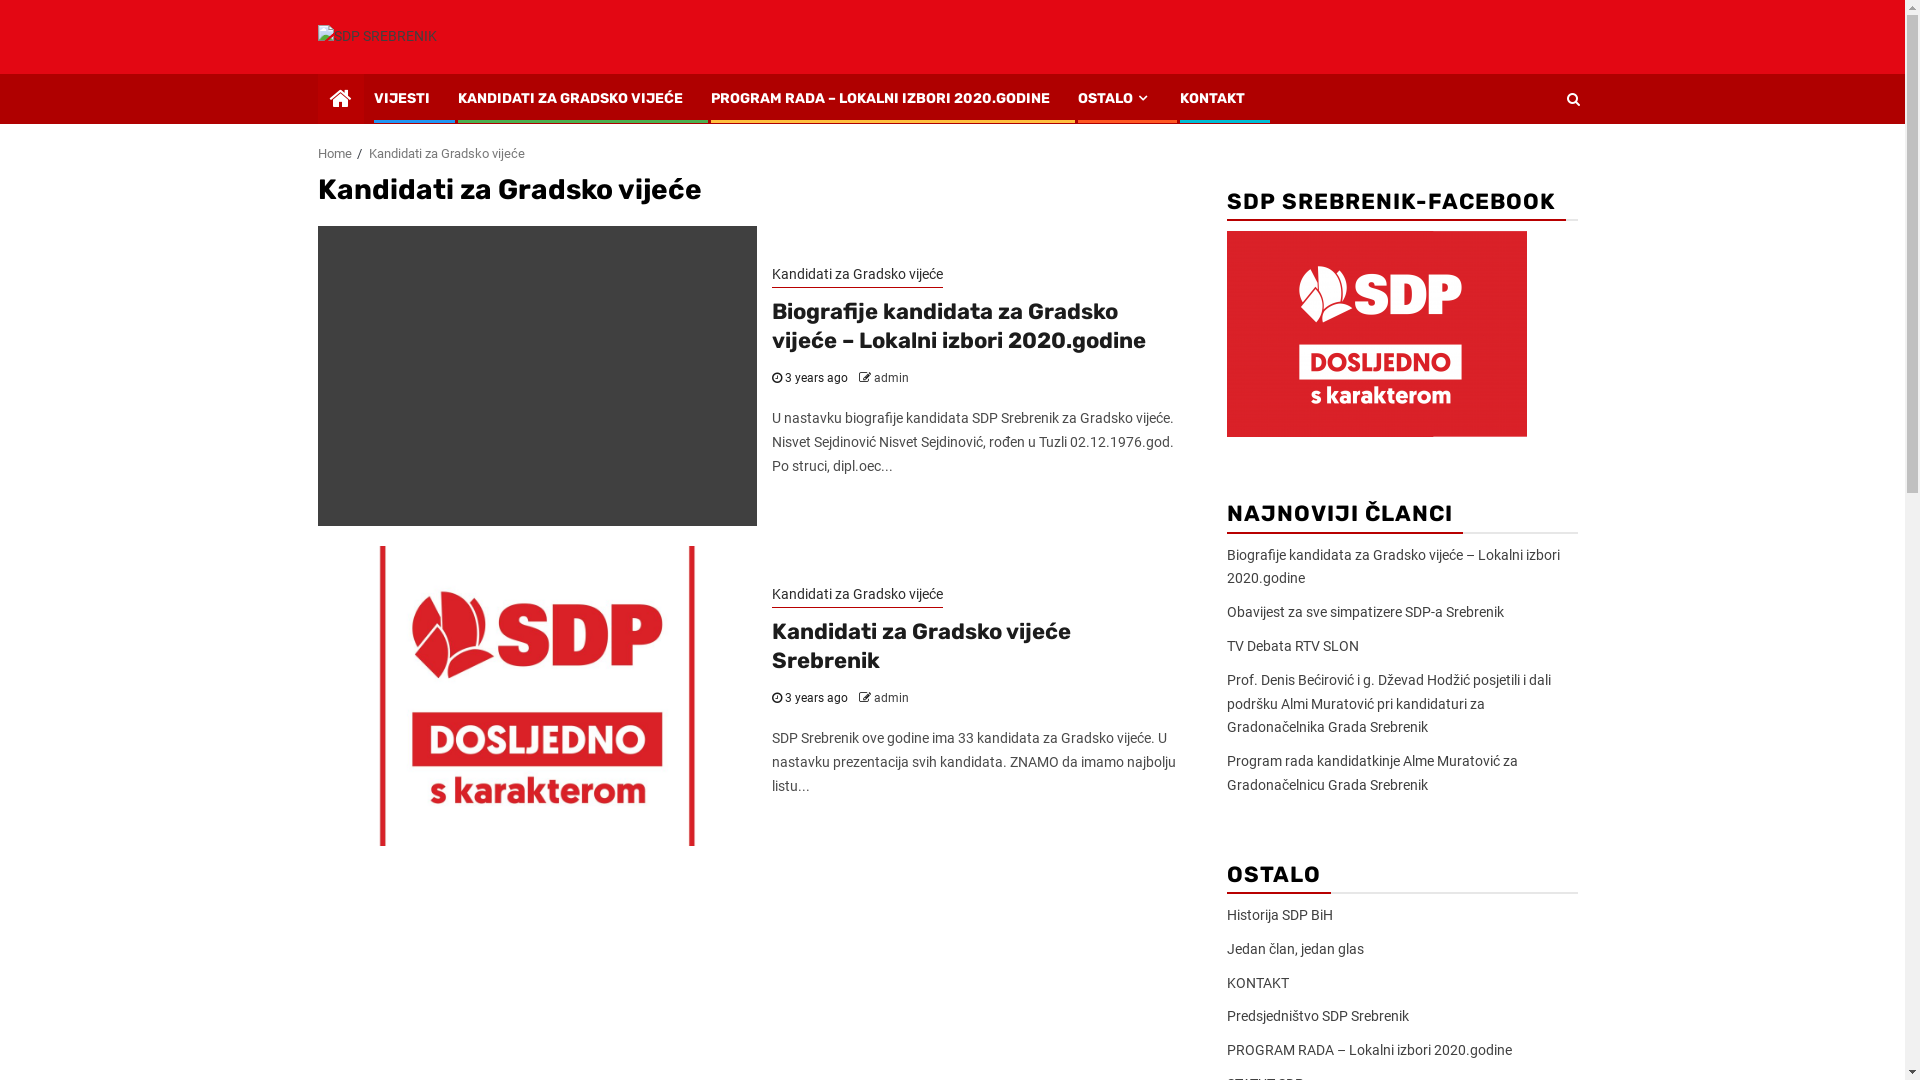  I want to click on 'KONTAKT', so click(1256, 982).